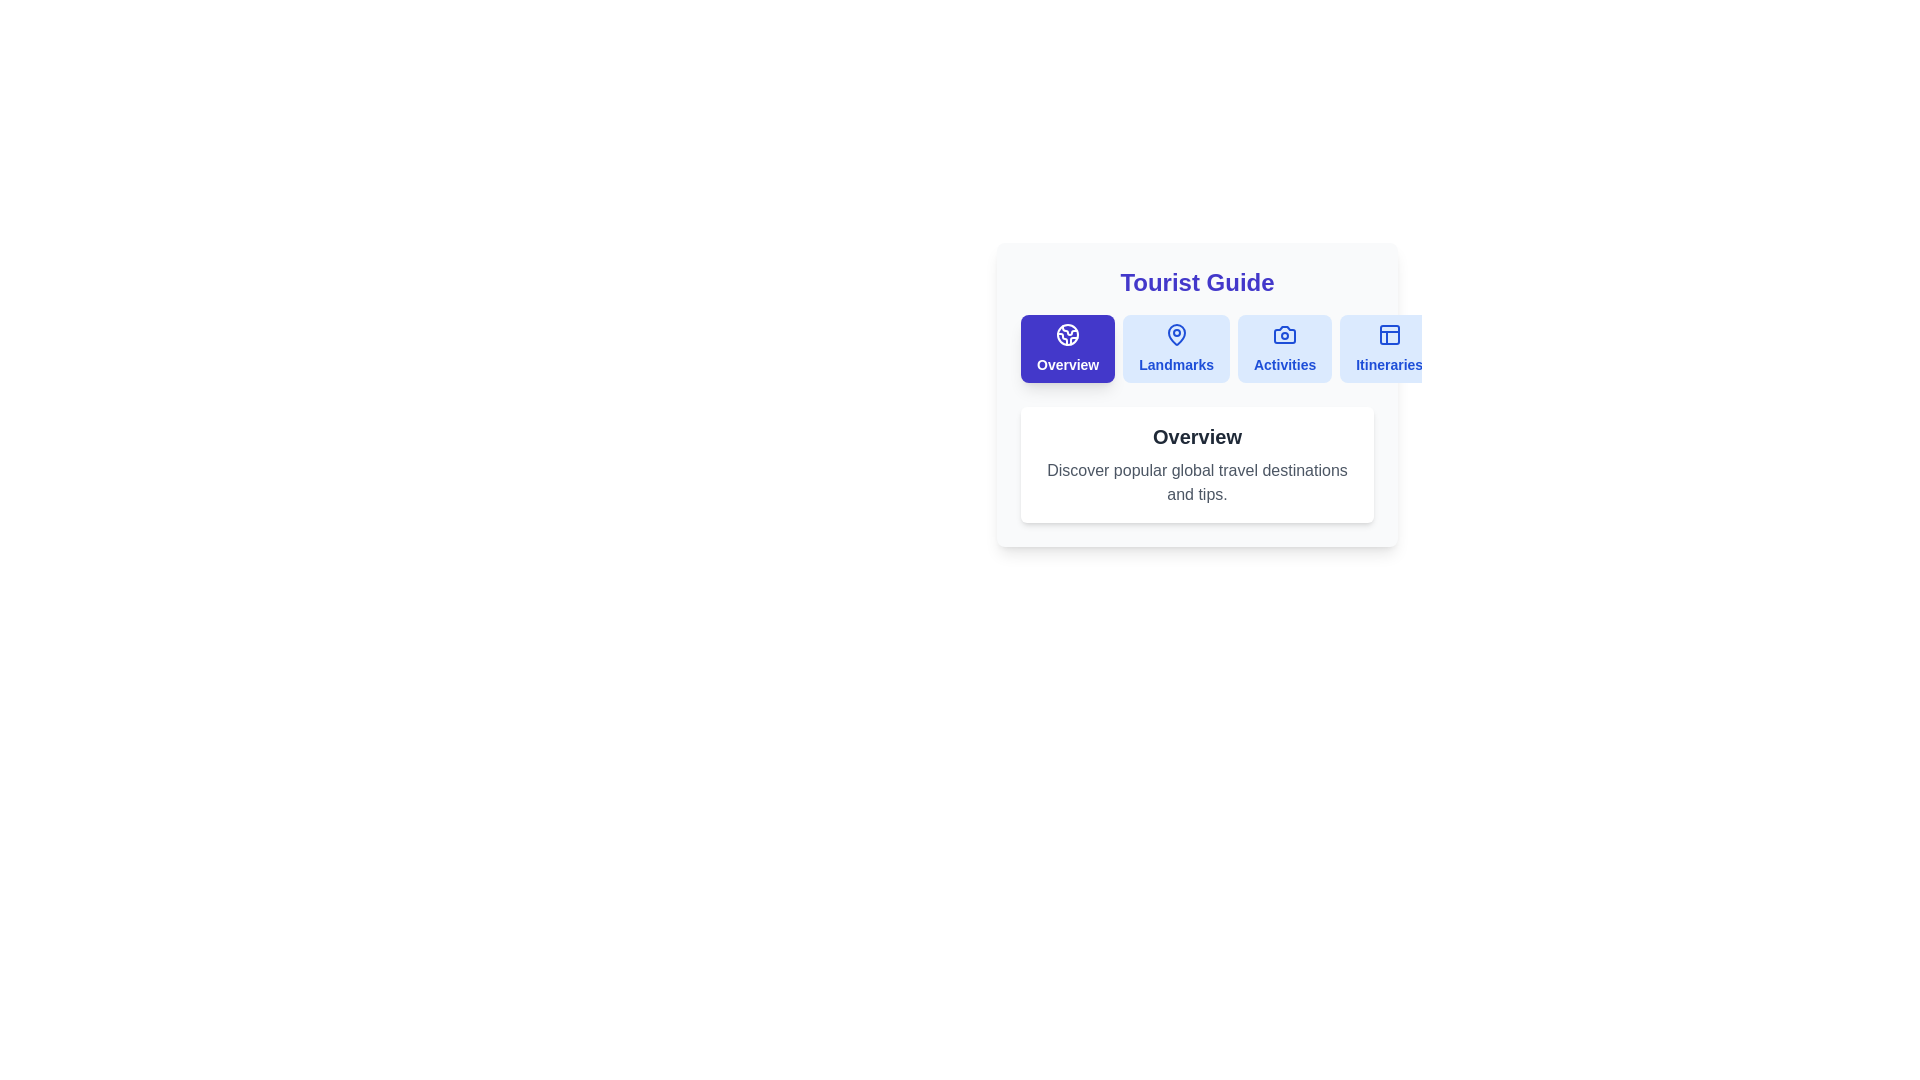 This screenshot has width=1920, height=1080. Describe the element at coordinates (1285, 347) in the screenshot. I see `the tab labeled Activities to inspect its icon and label` at that location.